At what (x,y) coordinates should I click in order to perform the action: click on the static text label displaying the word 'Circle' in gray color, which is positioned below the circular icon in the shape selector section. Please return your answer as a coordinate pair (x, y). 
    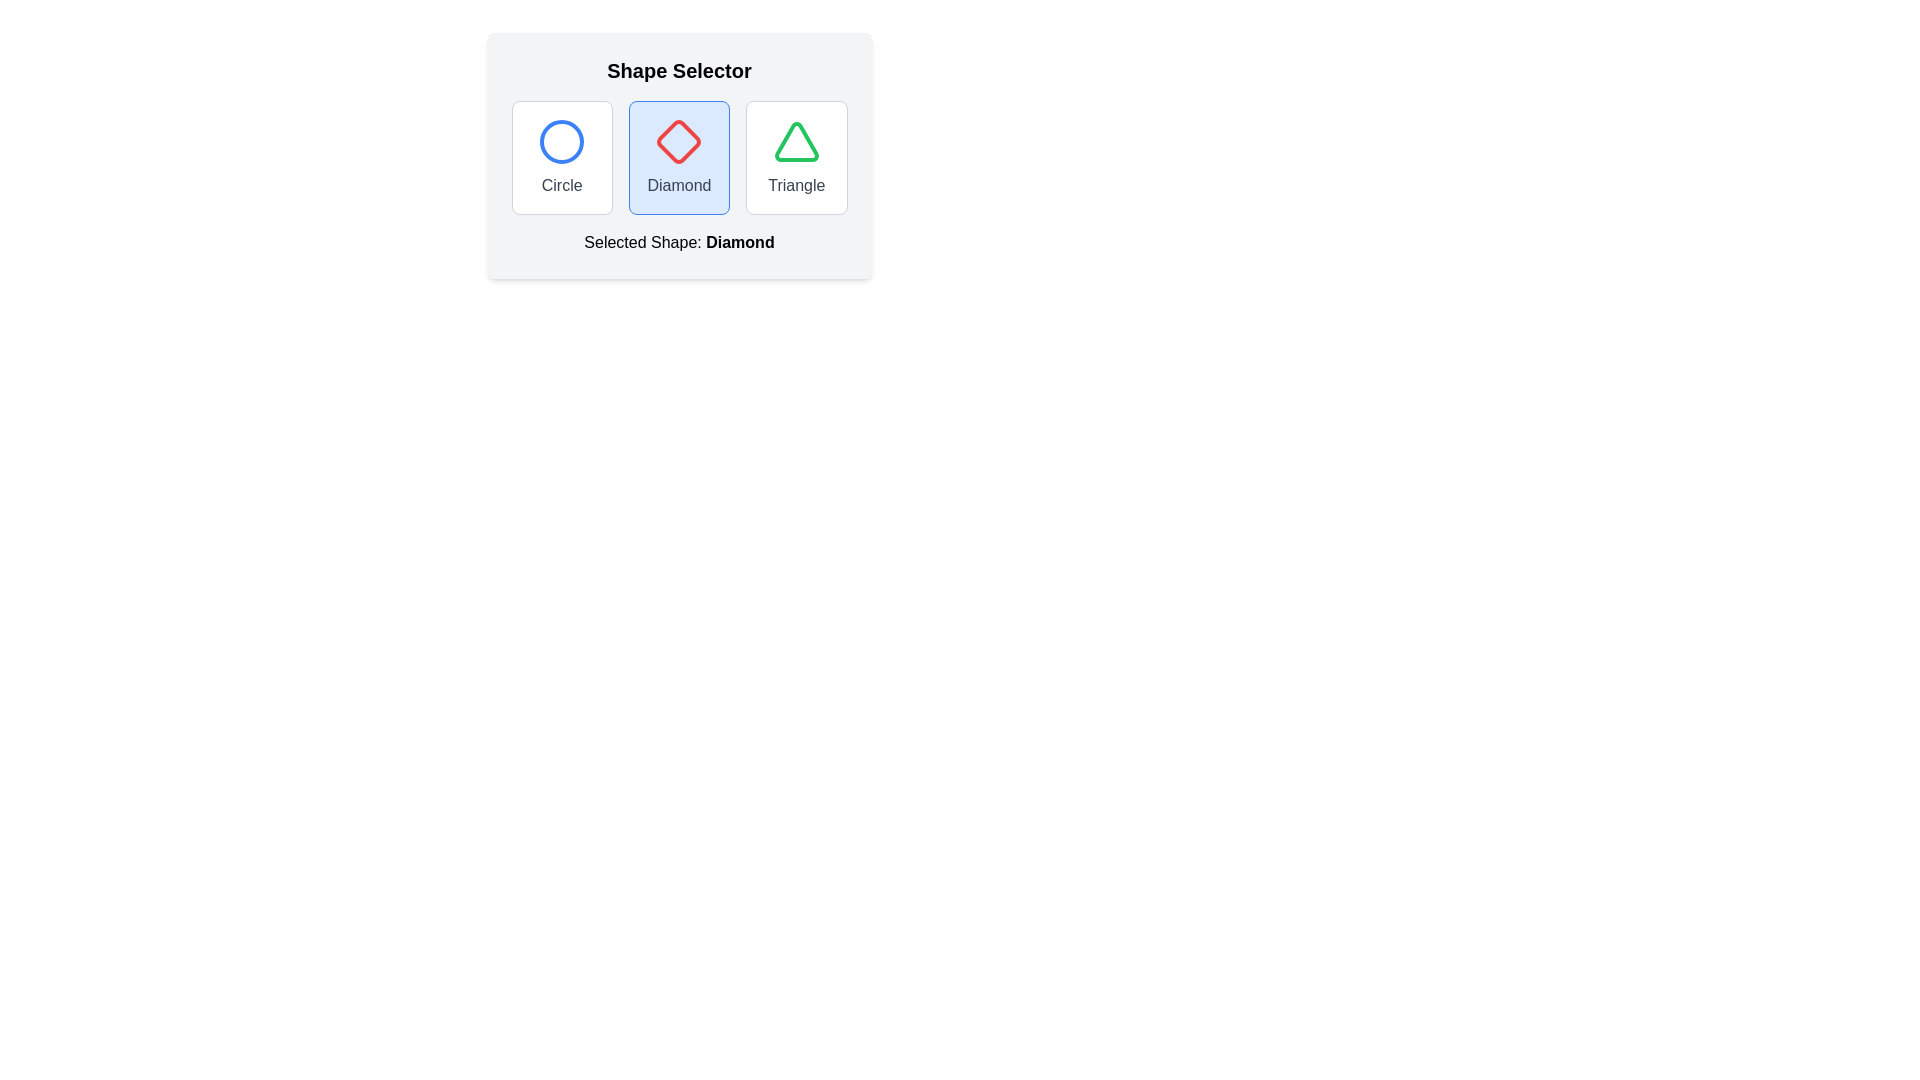
    Looking at the image, I should click on (561, 185).